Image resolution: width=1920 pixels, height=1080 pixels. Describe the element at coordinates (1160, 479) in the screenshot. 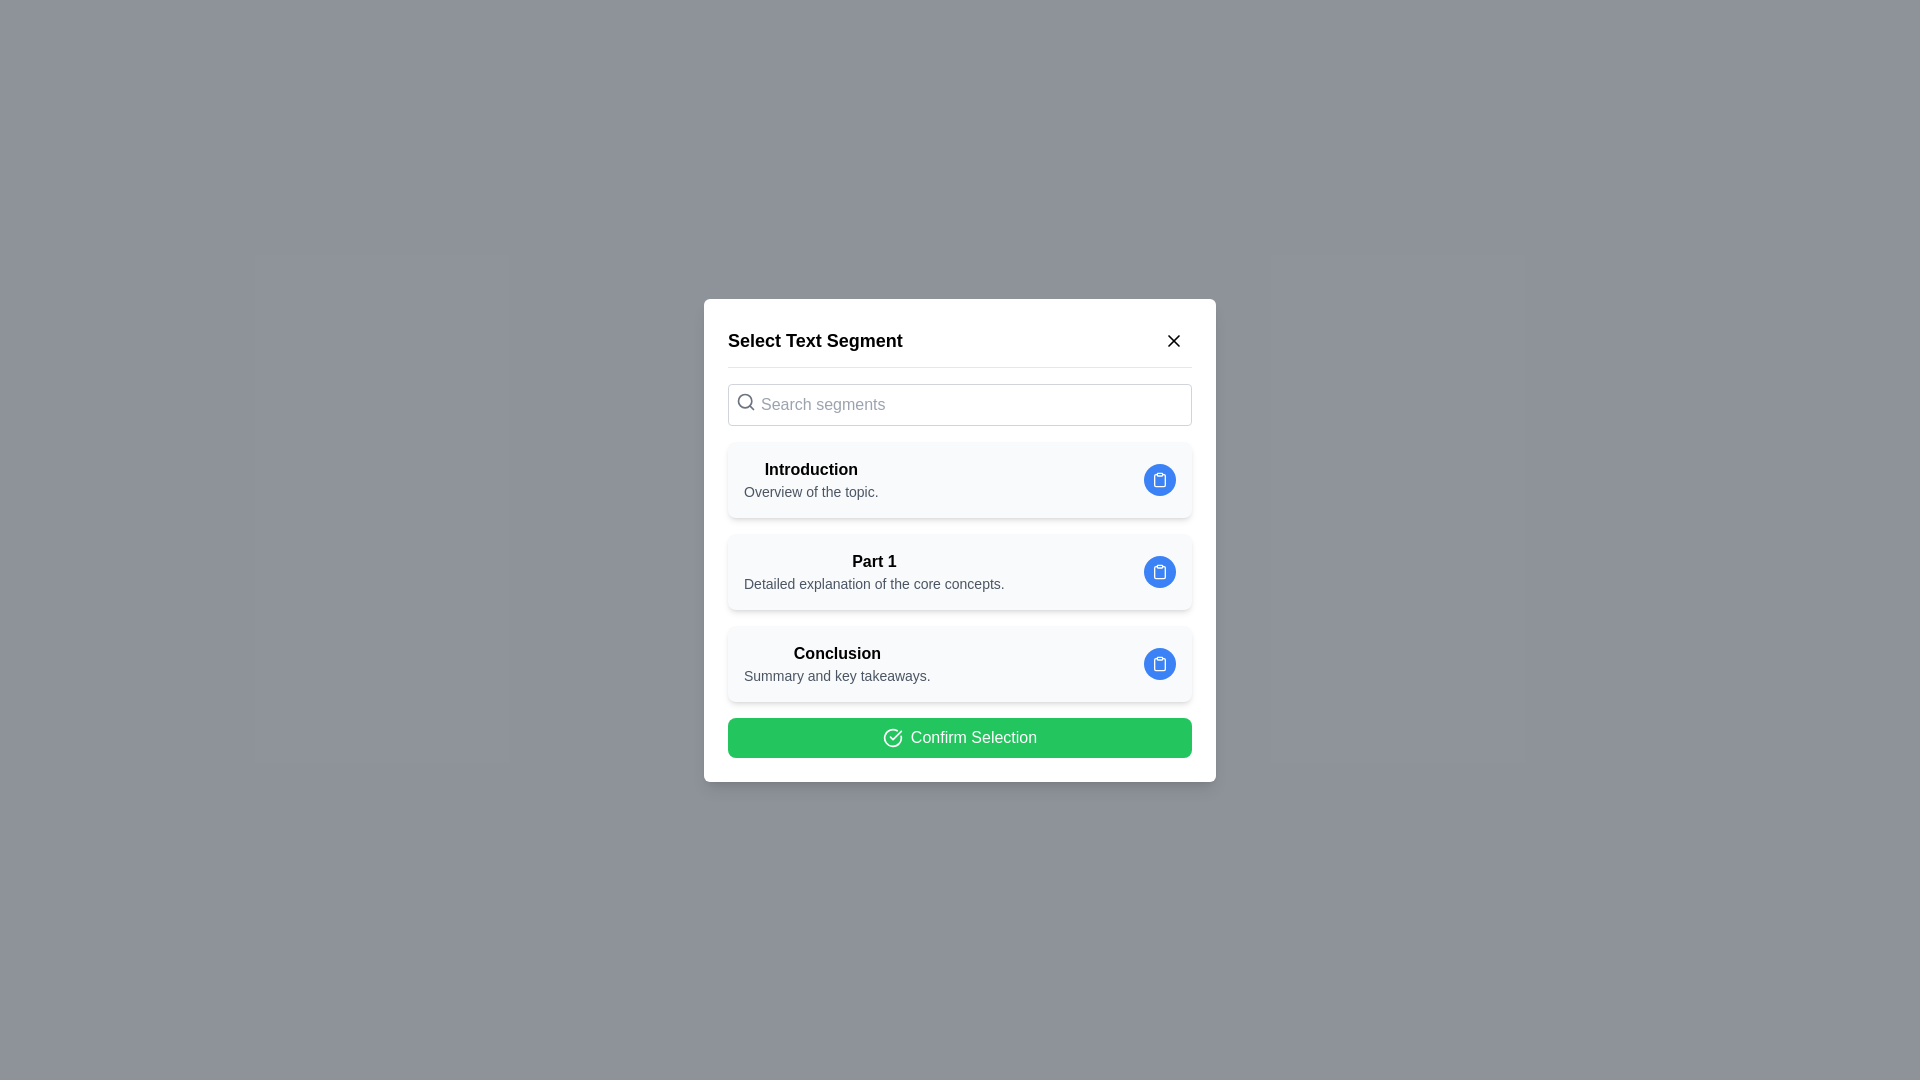

I see `the clipboard icon corresponding to the segment Introduction to copy its information to the clipboard` at that location.